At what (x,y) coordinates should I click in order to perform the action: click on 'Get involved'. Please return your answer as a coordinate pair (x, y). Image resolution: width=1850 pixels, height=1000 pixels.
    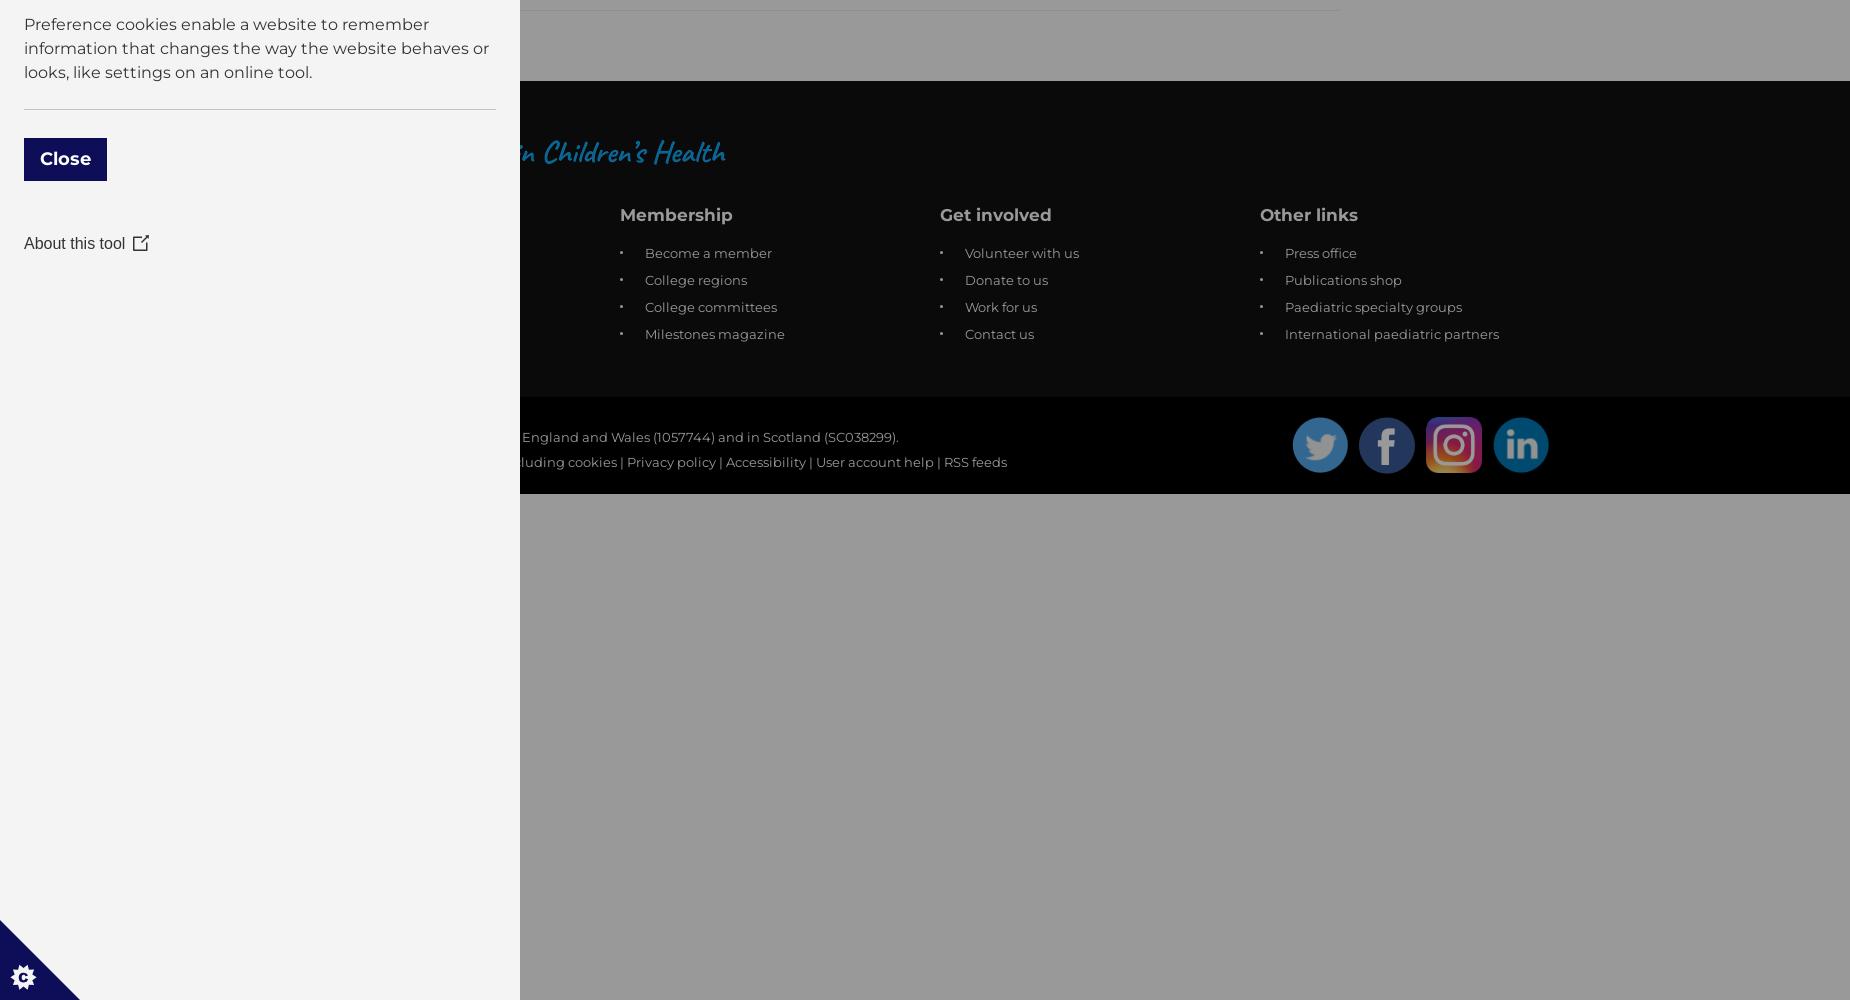
    Looking at the image, I should click on (995, 213).